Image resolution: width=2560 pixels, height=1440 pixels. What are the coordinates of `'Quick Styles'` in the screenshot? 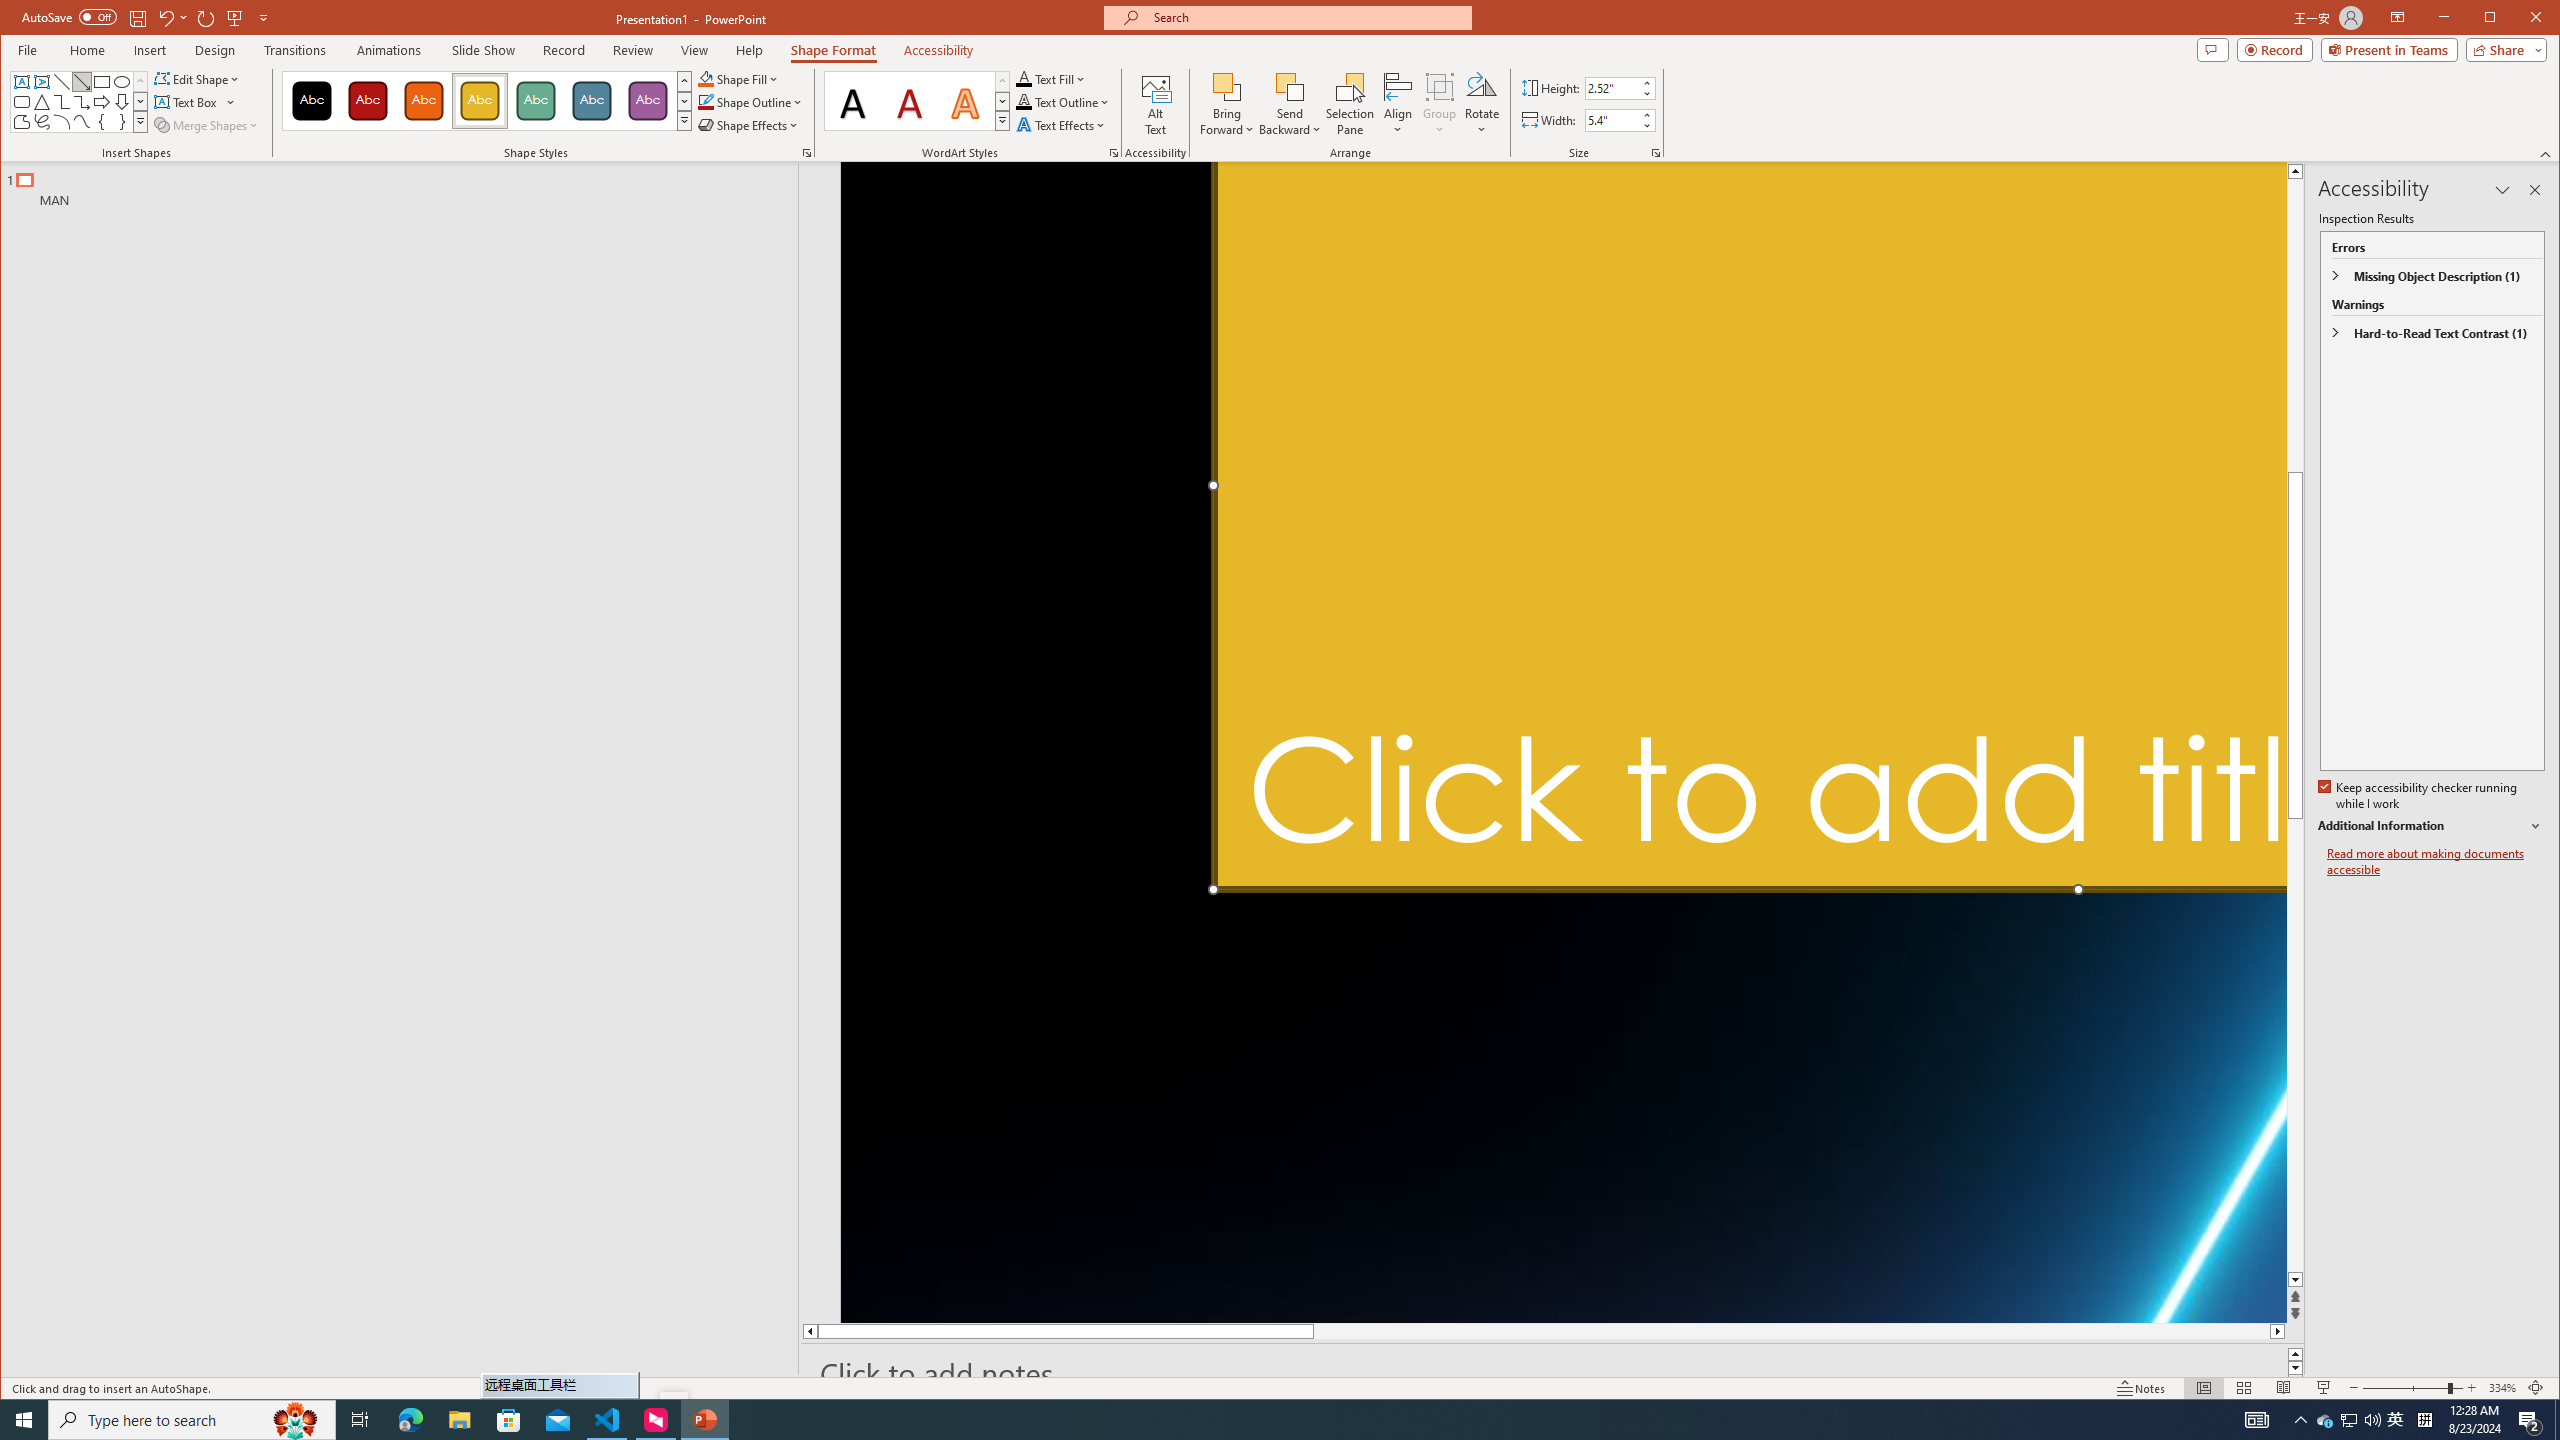 It's located at (1002, 119).